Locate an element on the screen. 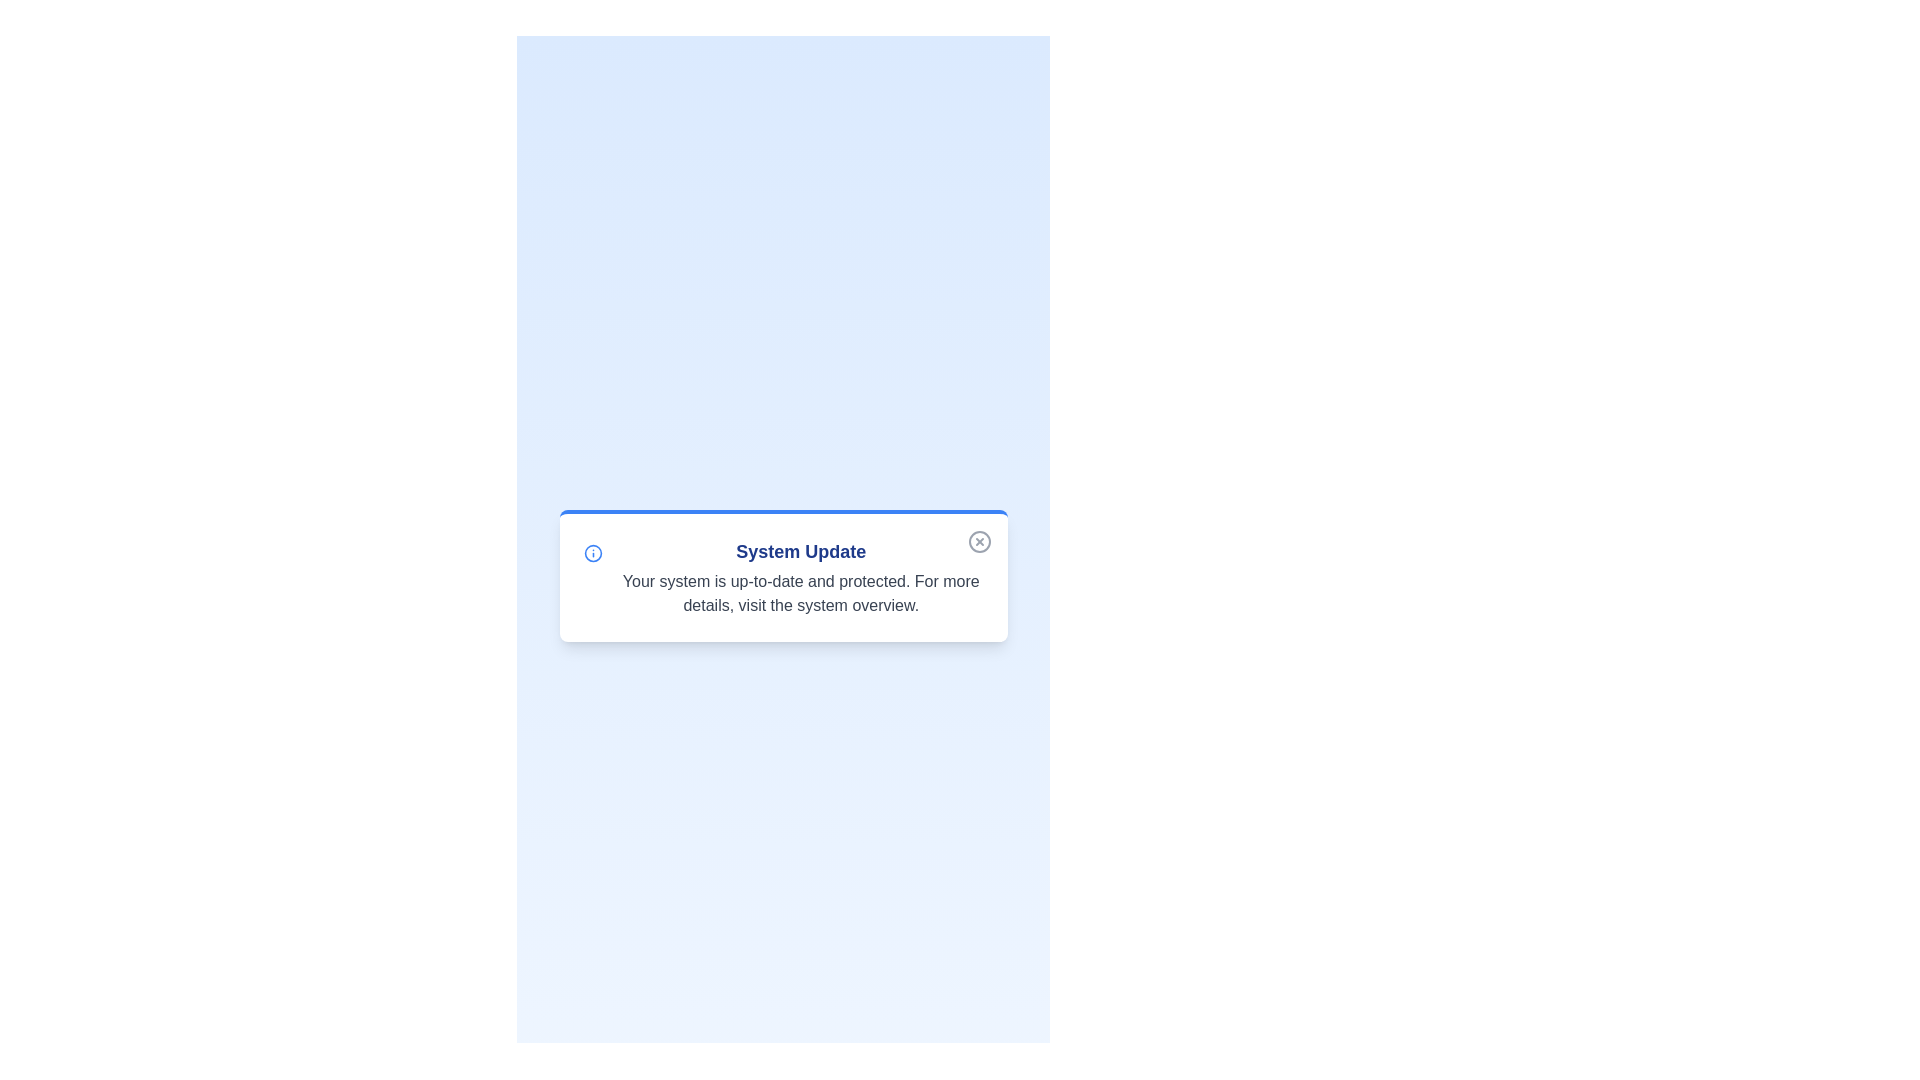  close button to dismiss the notification is located at coordinates (979, 542).